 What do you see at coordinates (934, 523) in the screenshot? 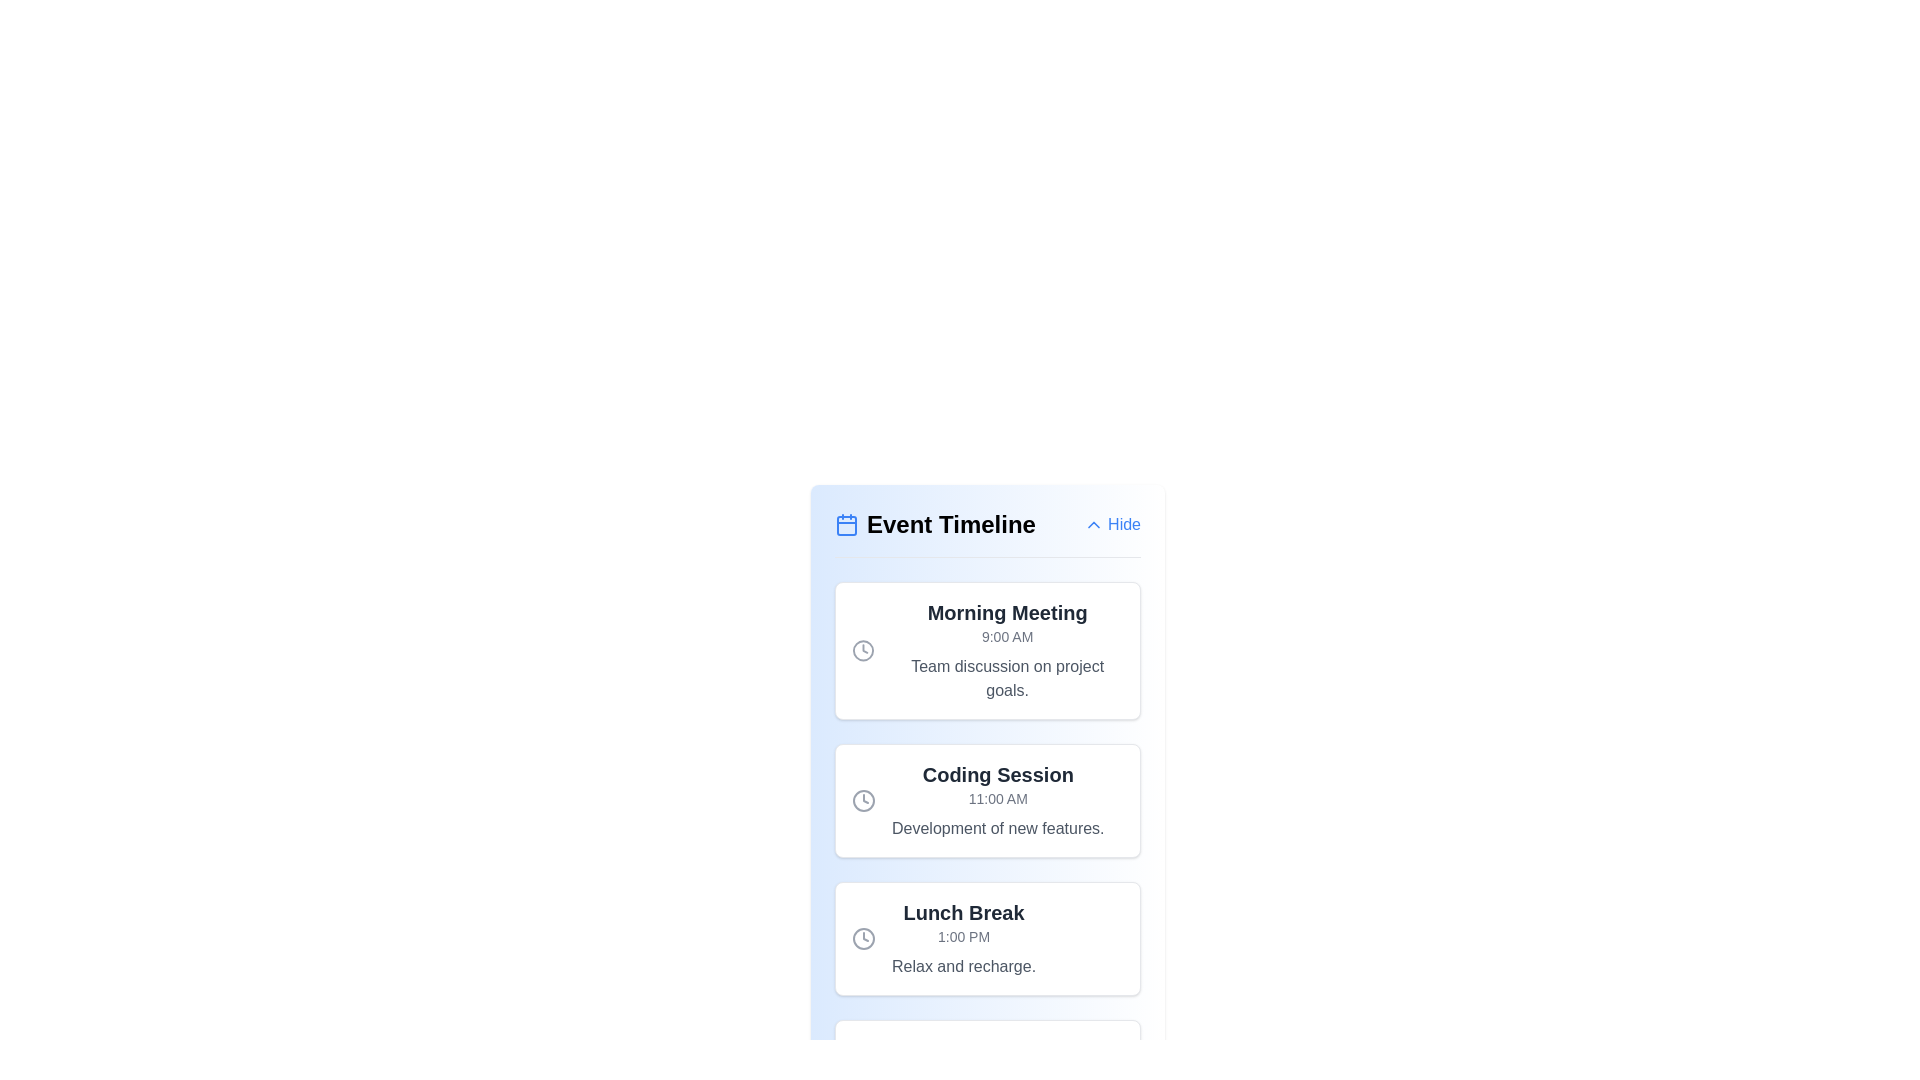
I see `the Text Label that serves as a title for the section` at bounding box center [934, 523].